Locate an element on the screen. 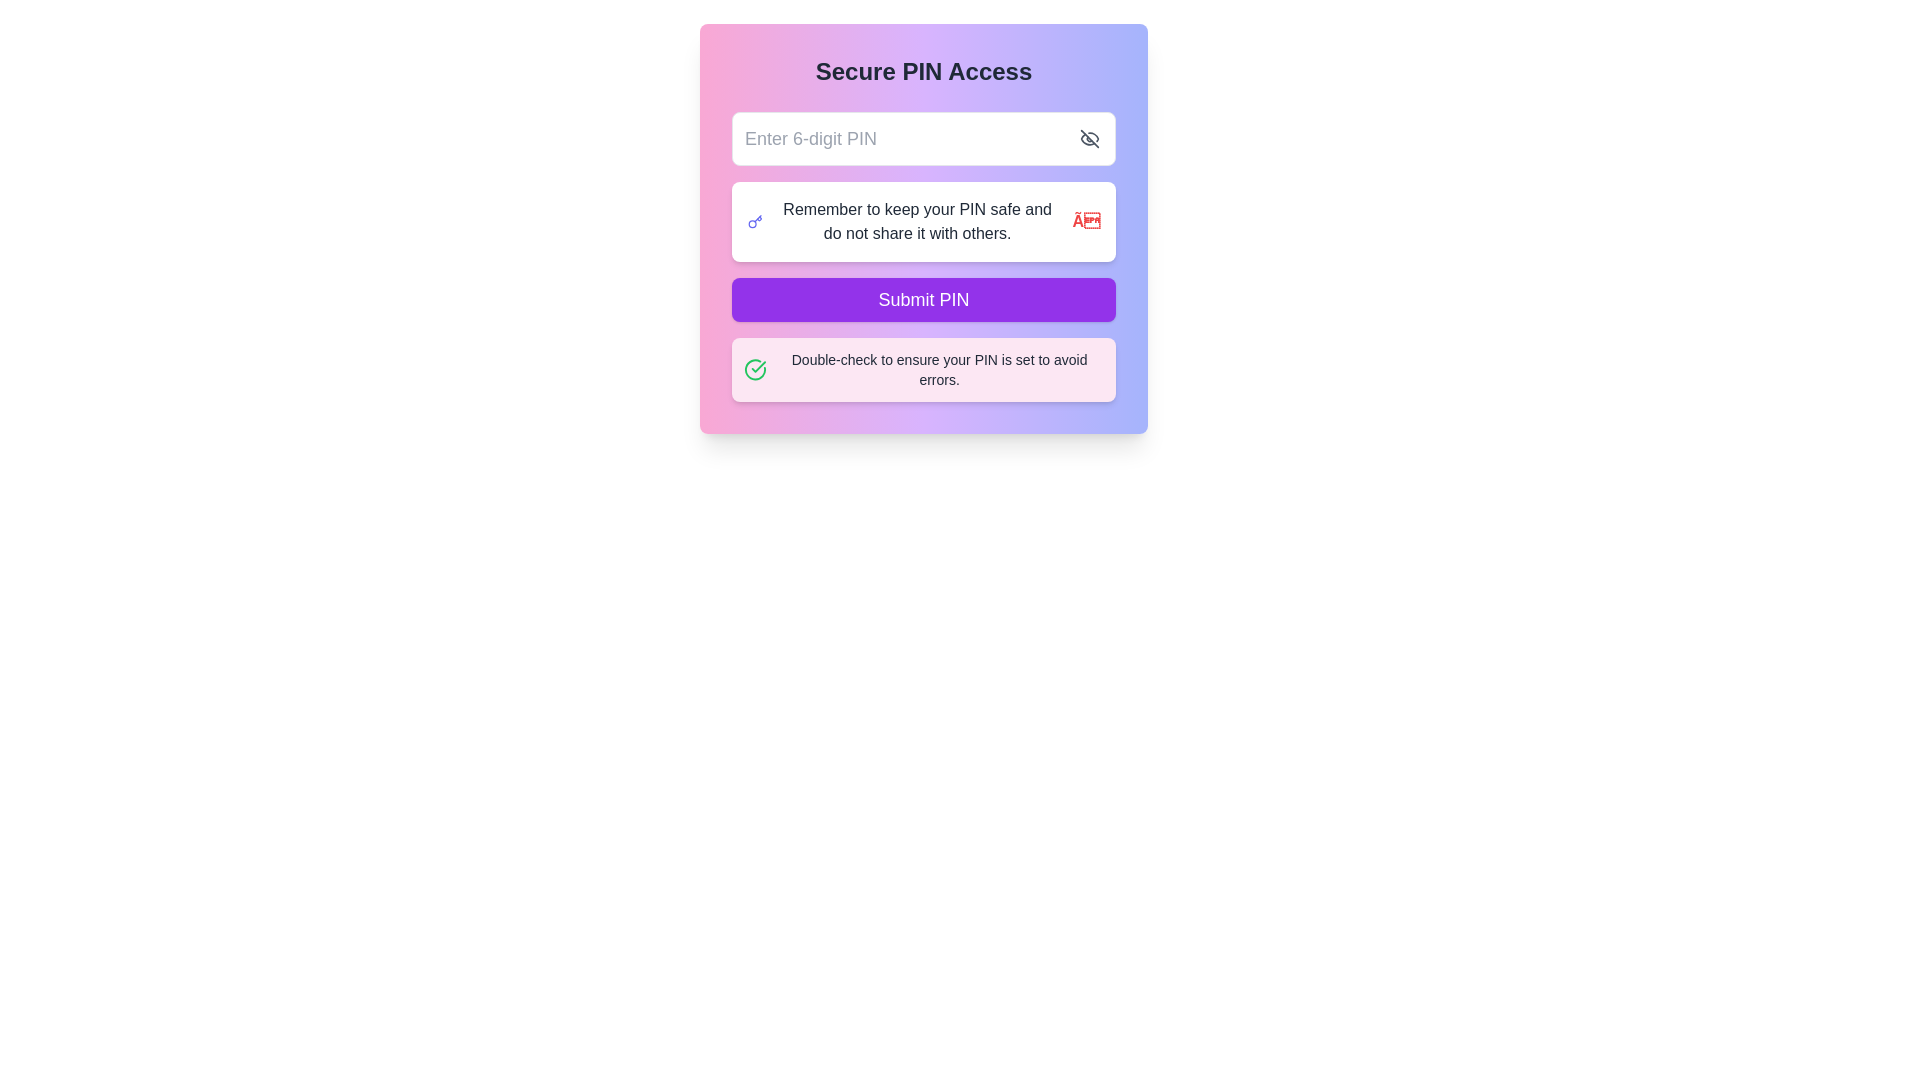  the text label reading 'Double-check to ensure your PIN is set to avoid errors.' which is located beneath a verification icon in a pink-highlighted notification box is located at coordinates (938, 370).